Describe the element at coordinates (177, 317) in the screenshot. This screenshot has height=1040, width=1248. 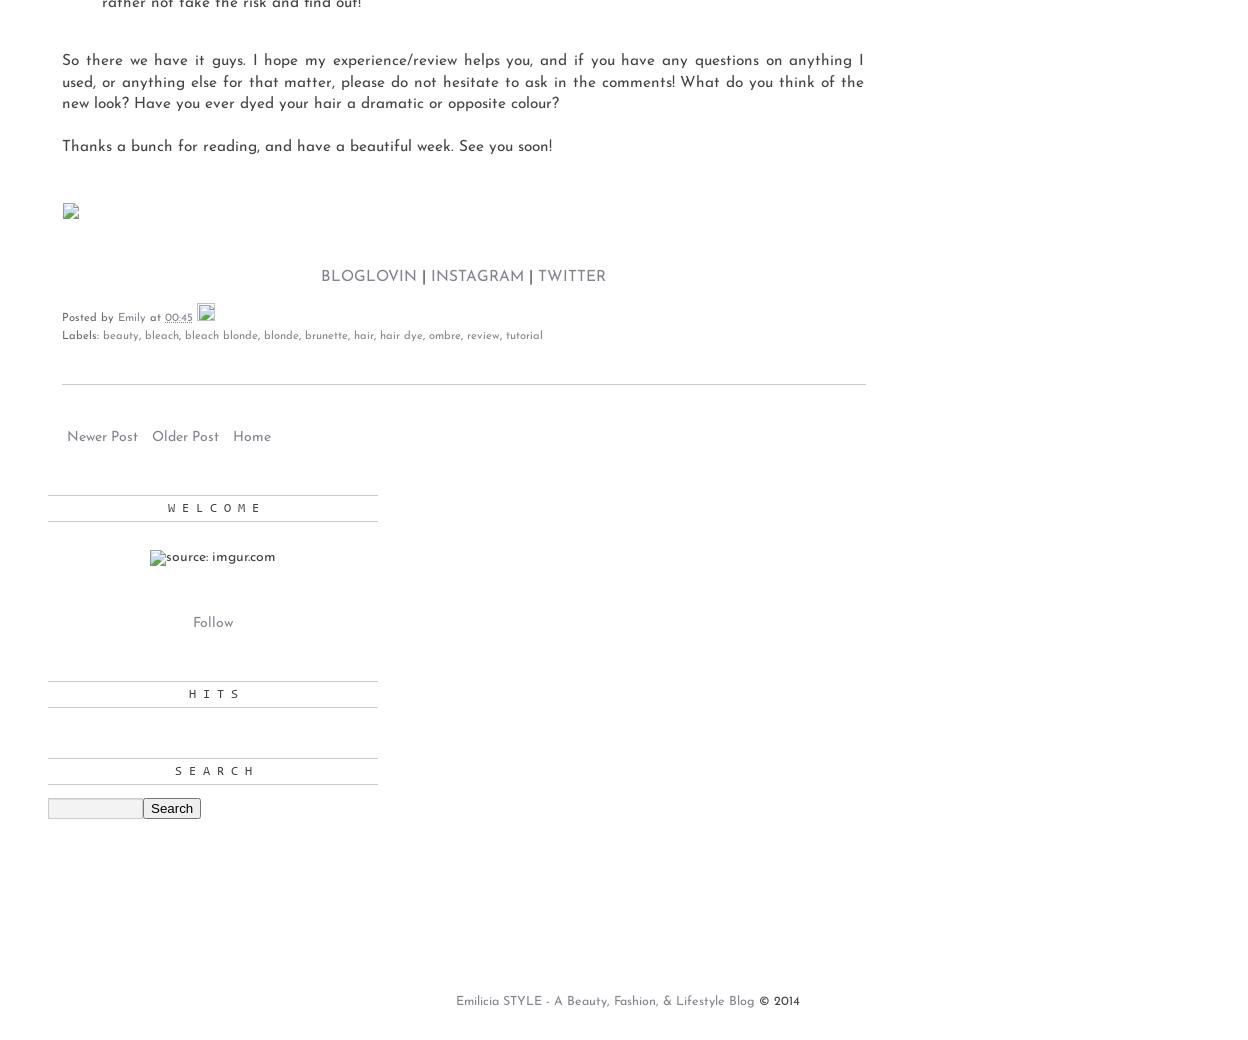
I see `'00:45'` at that location.